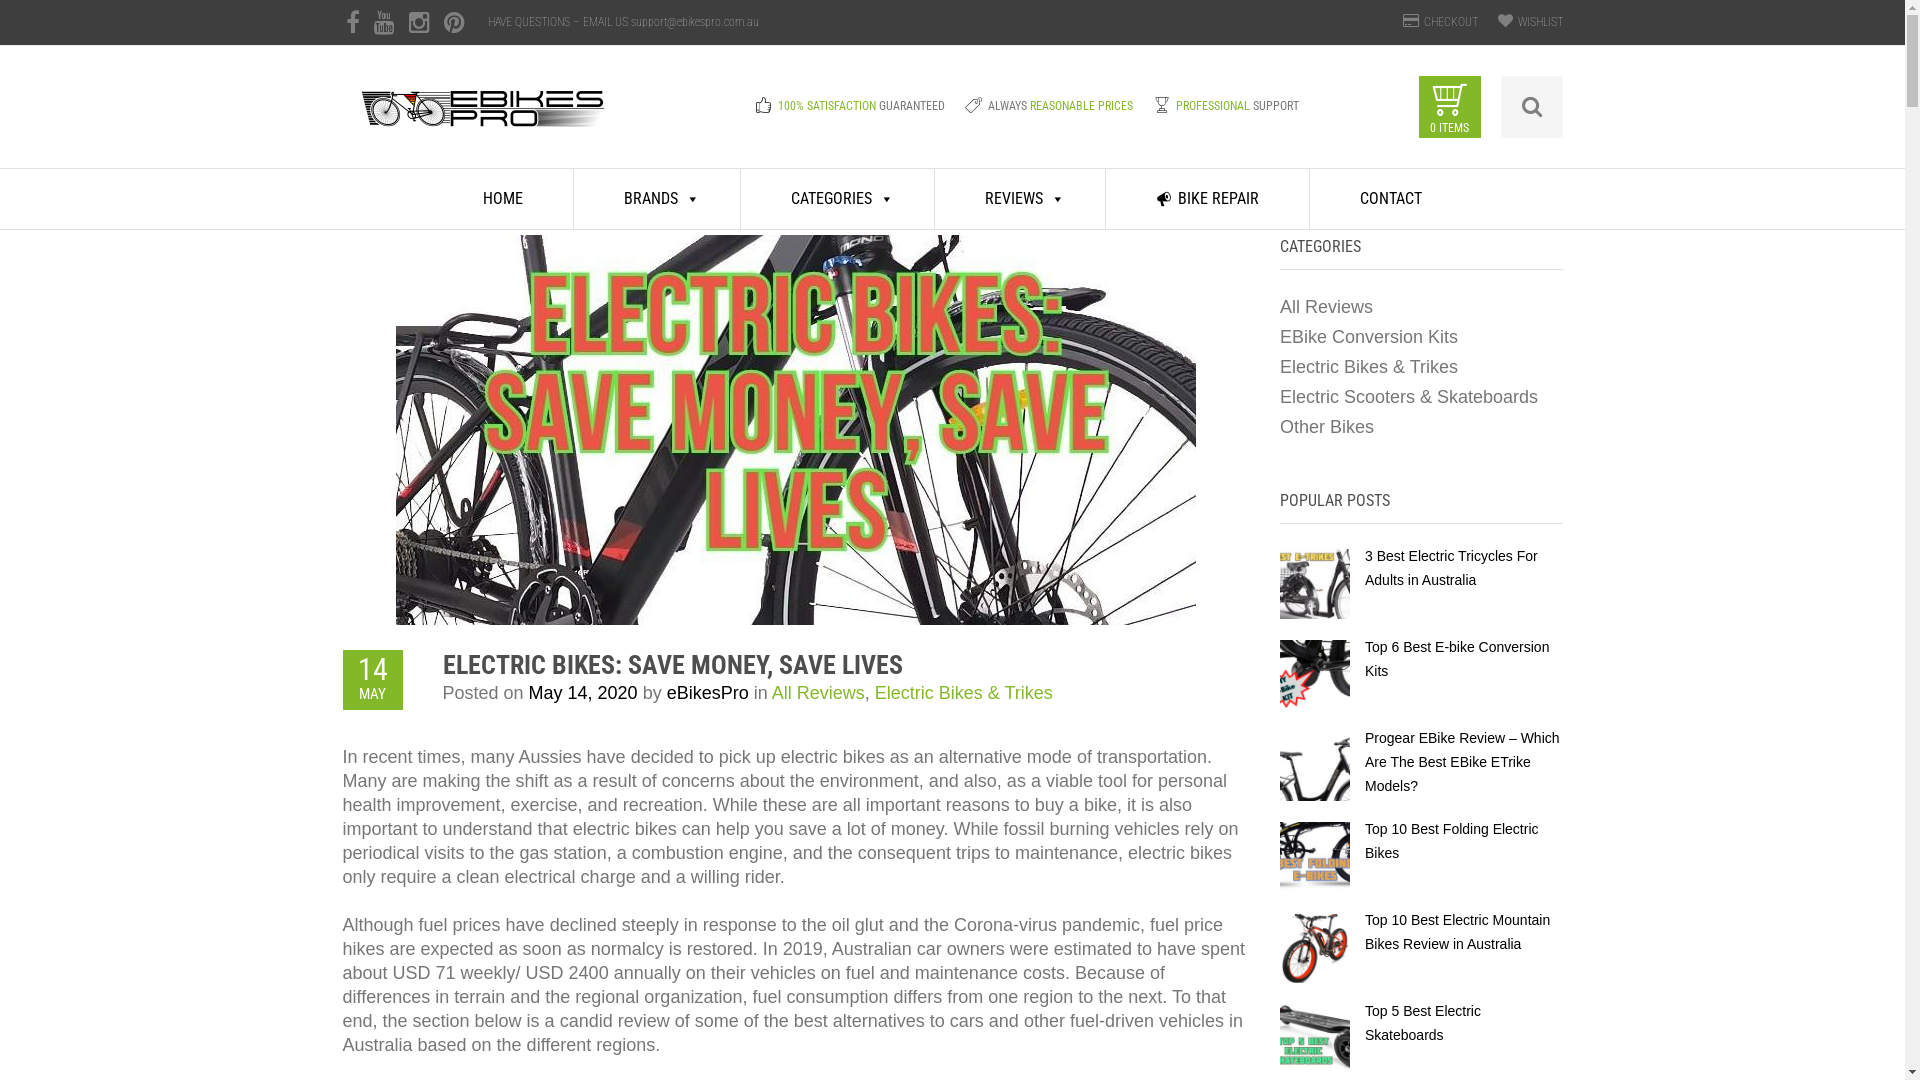  Describe the element at coordinates (1104, 199) in the screenshot. I see `'BIKE REPAIR'` at that location.